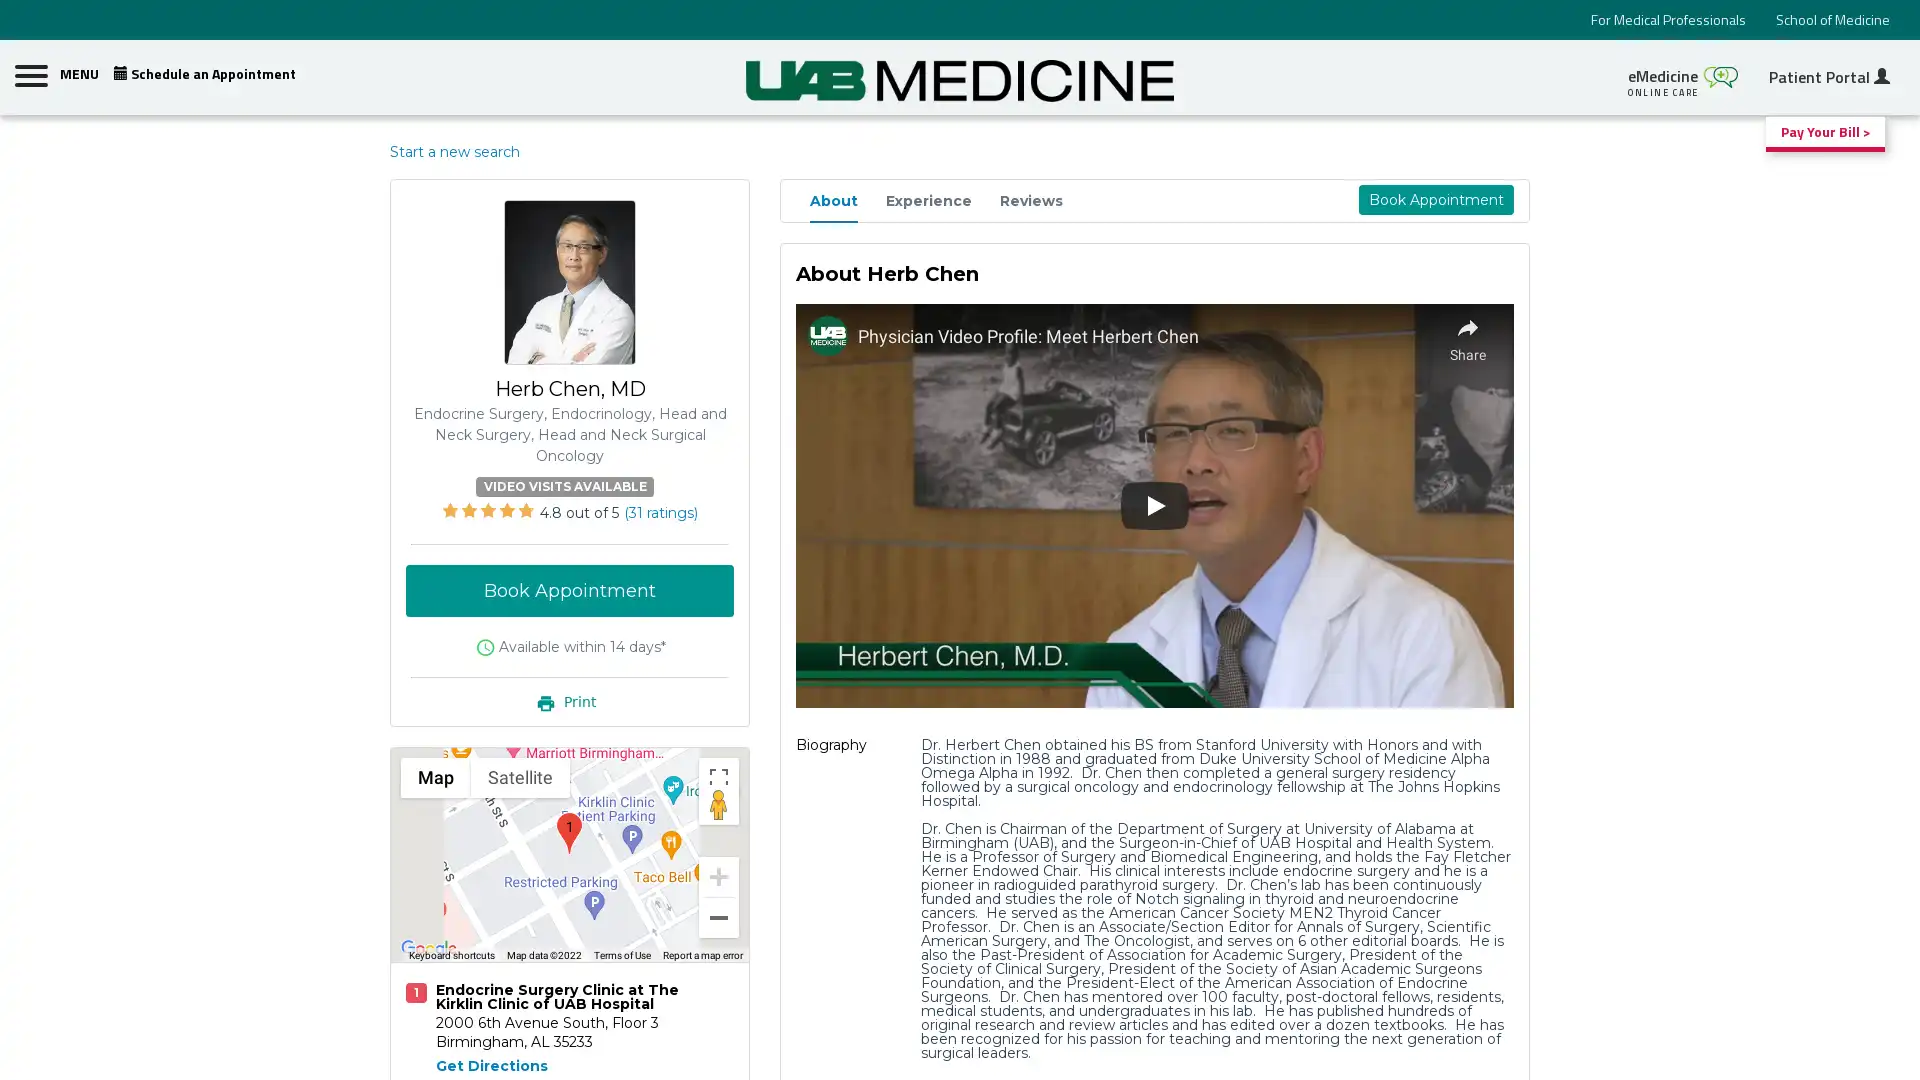 The image size is (1920, 1080). I want to click on Zoom out, so click(719, 917).